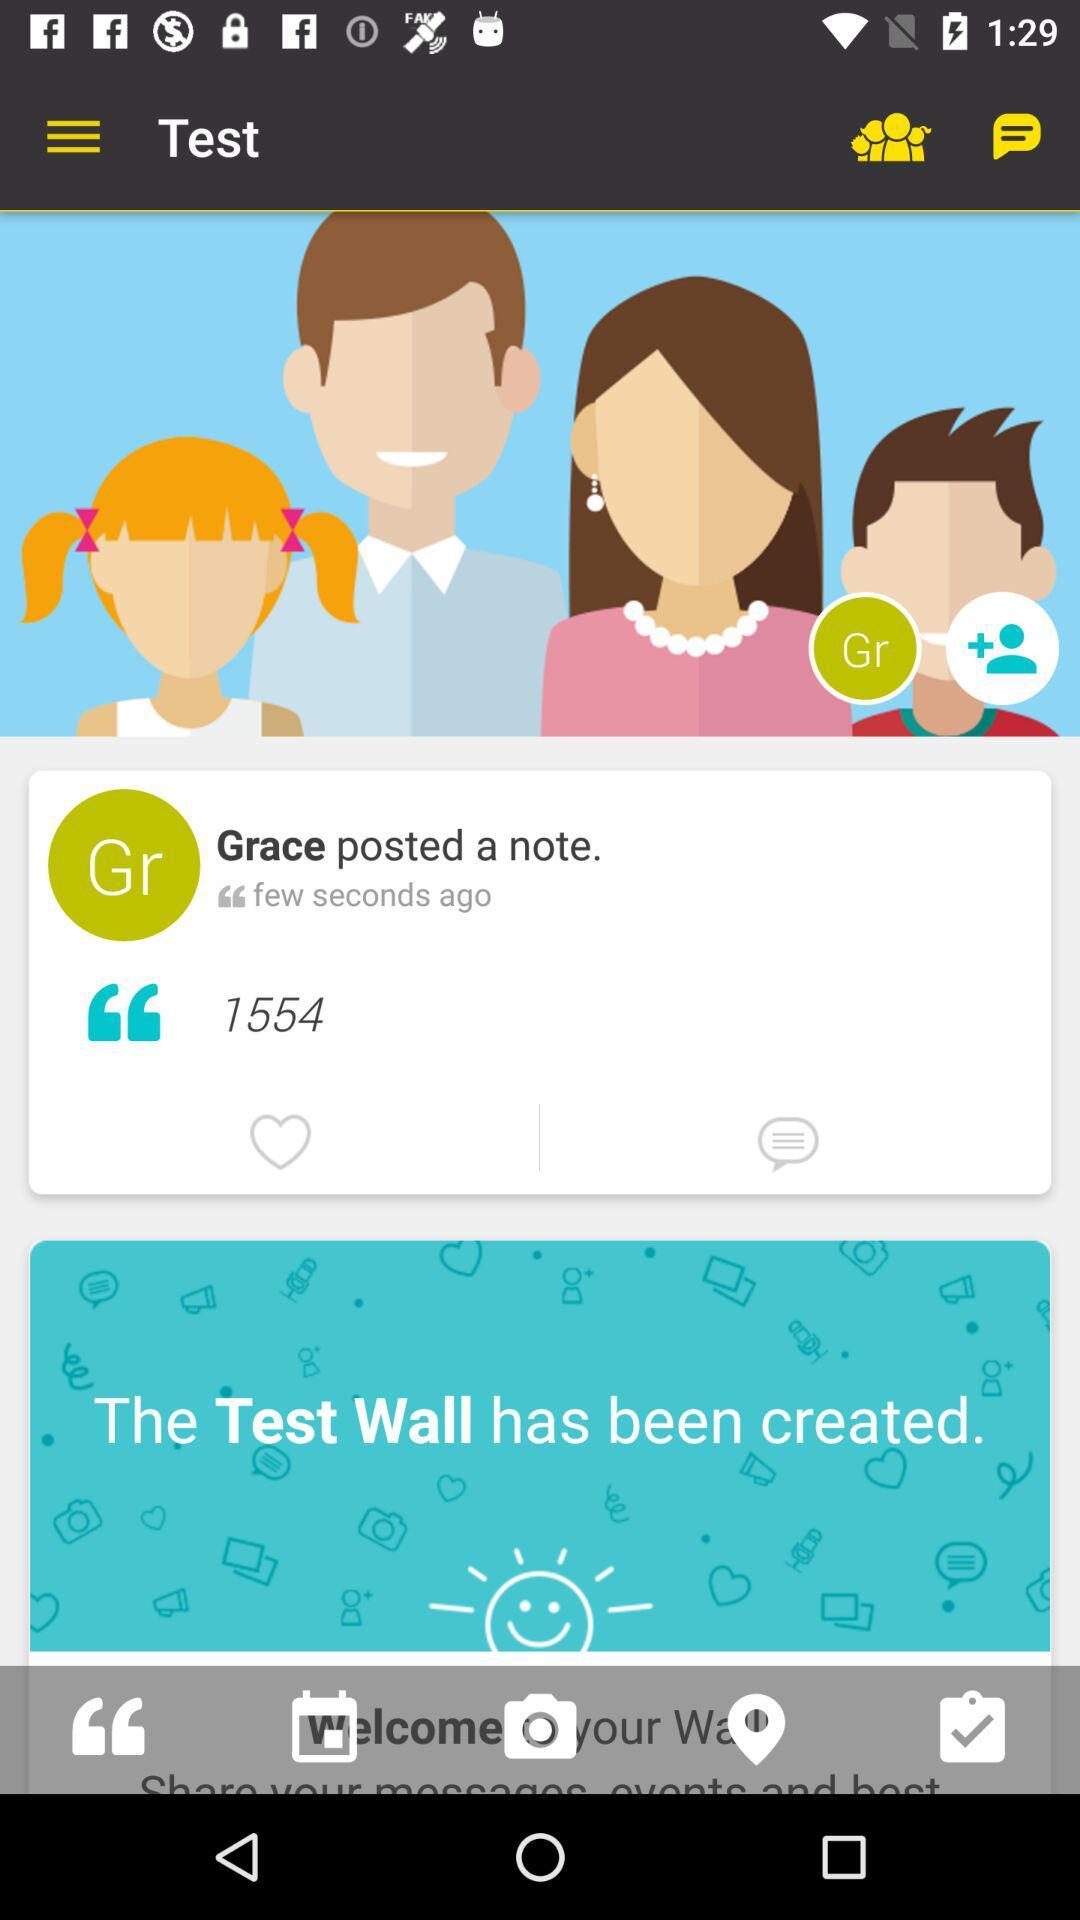 Image resolution: width=1080 pixels, height=1920 pixels. What do you see at coordinates (623, 1008) in the screenshot?
I see `the icon below the few seconds ago` at bounding box center [623, 1008].